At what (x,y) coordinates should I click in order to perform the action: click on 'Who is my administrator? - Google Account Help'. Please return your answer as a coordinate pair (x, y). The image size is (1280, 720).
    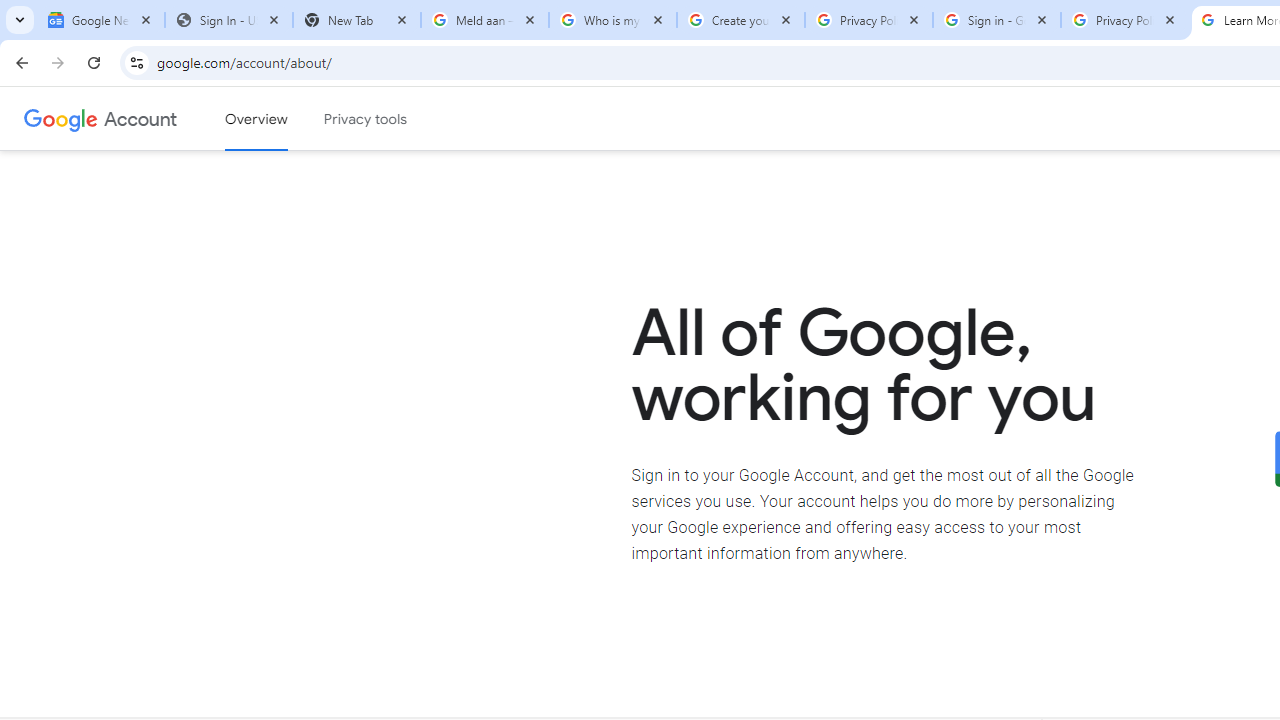
    Looking at the image, I should click on (612, 20).